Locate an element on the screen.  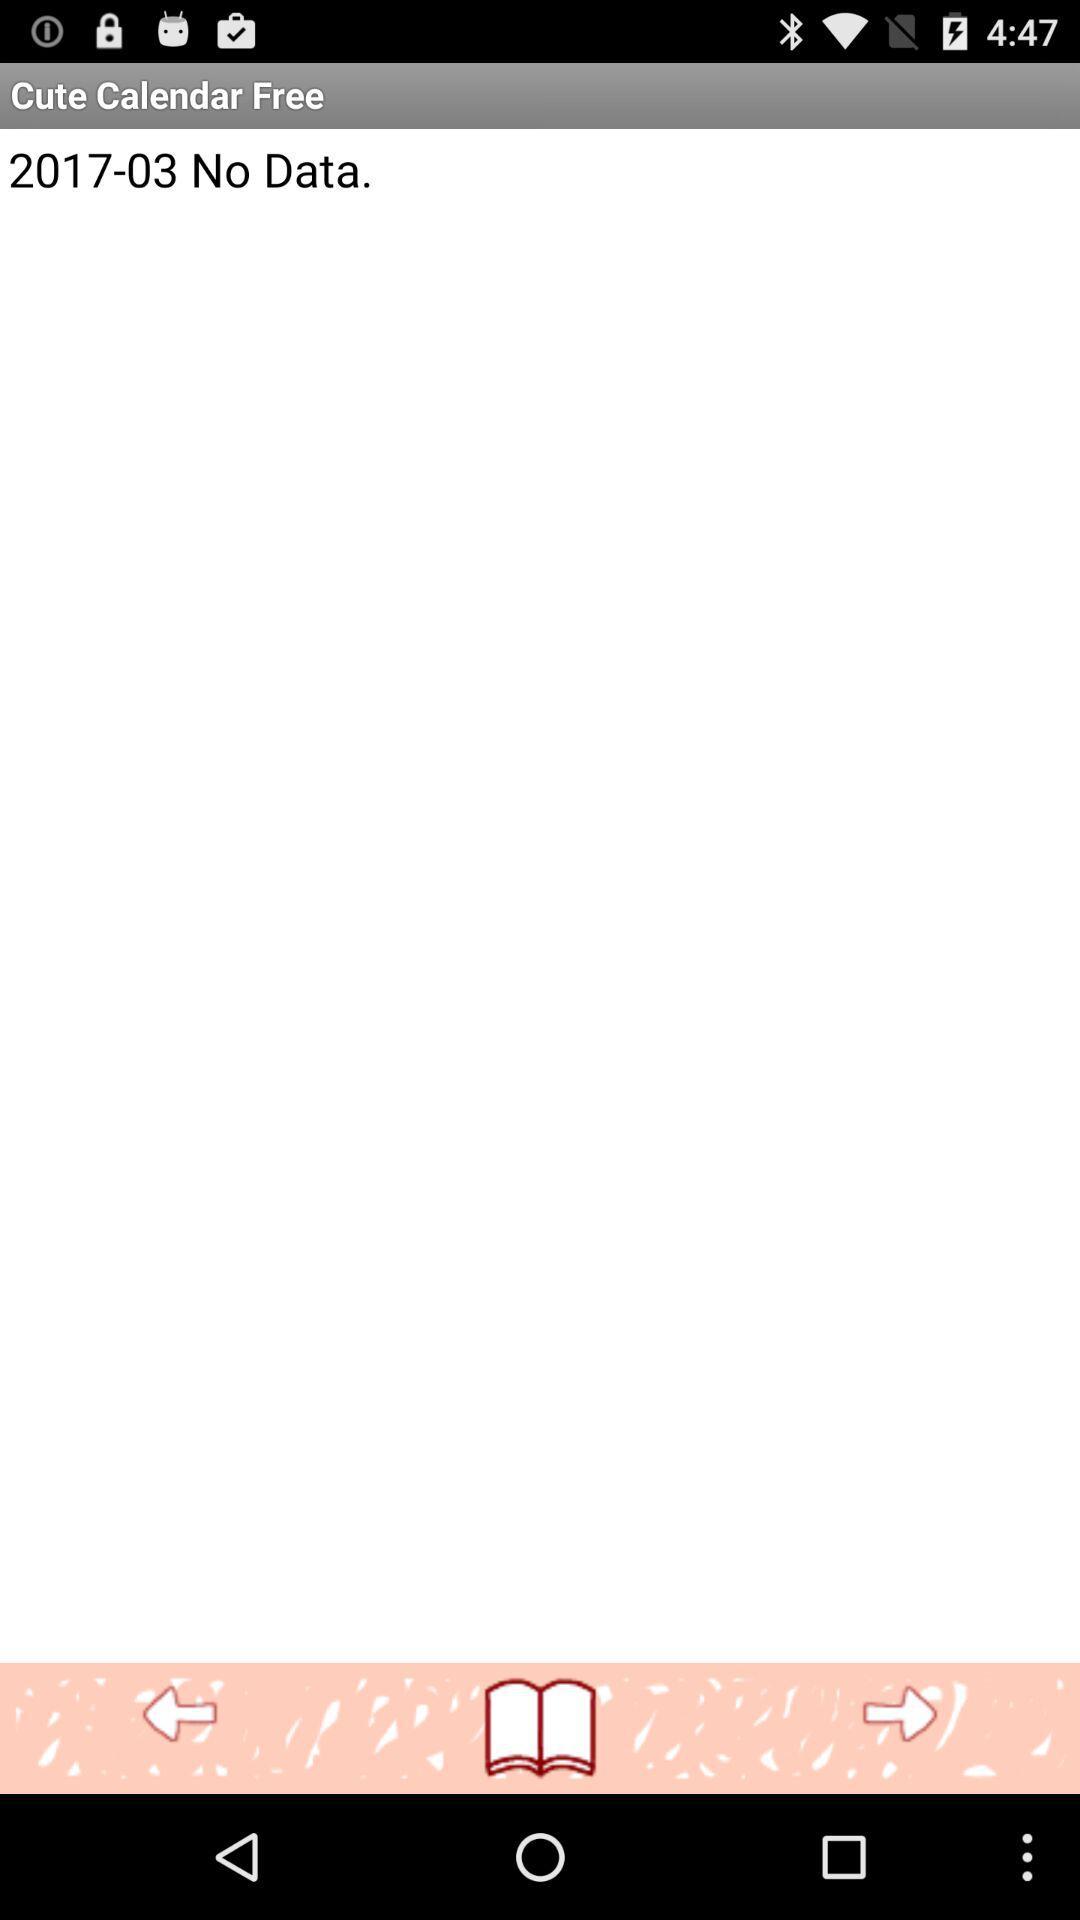
icon at the bottom right corner is located at coordinates (898, 1714).